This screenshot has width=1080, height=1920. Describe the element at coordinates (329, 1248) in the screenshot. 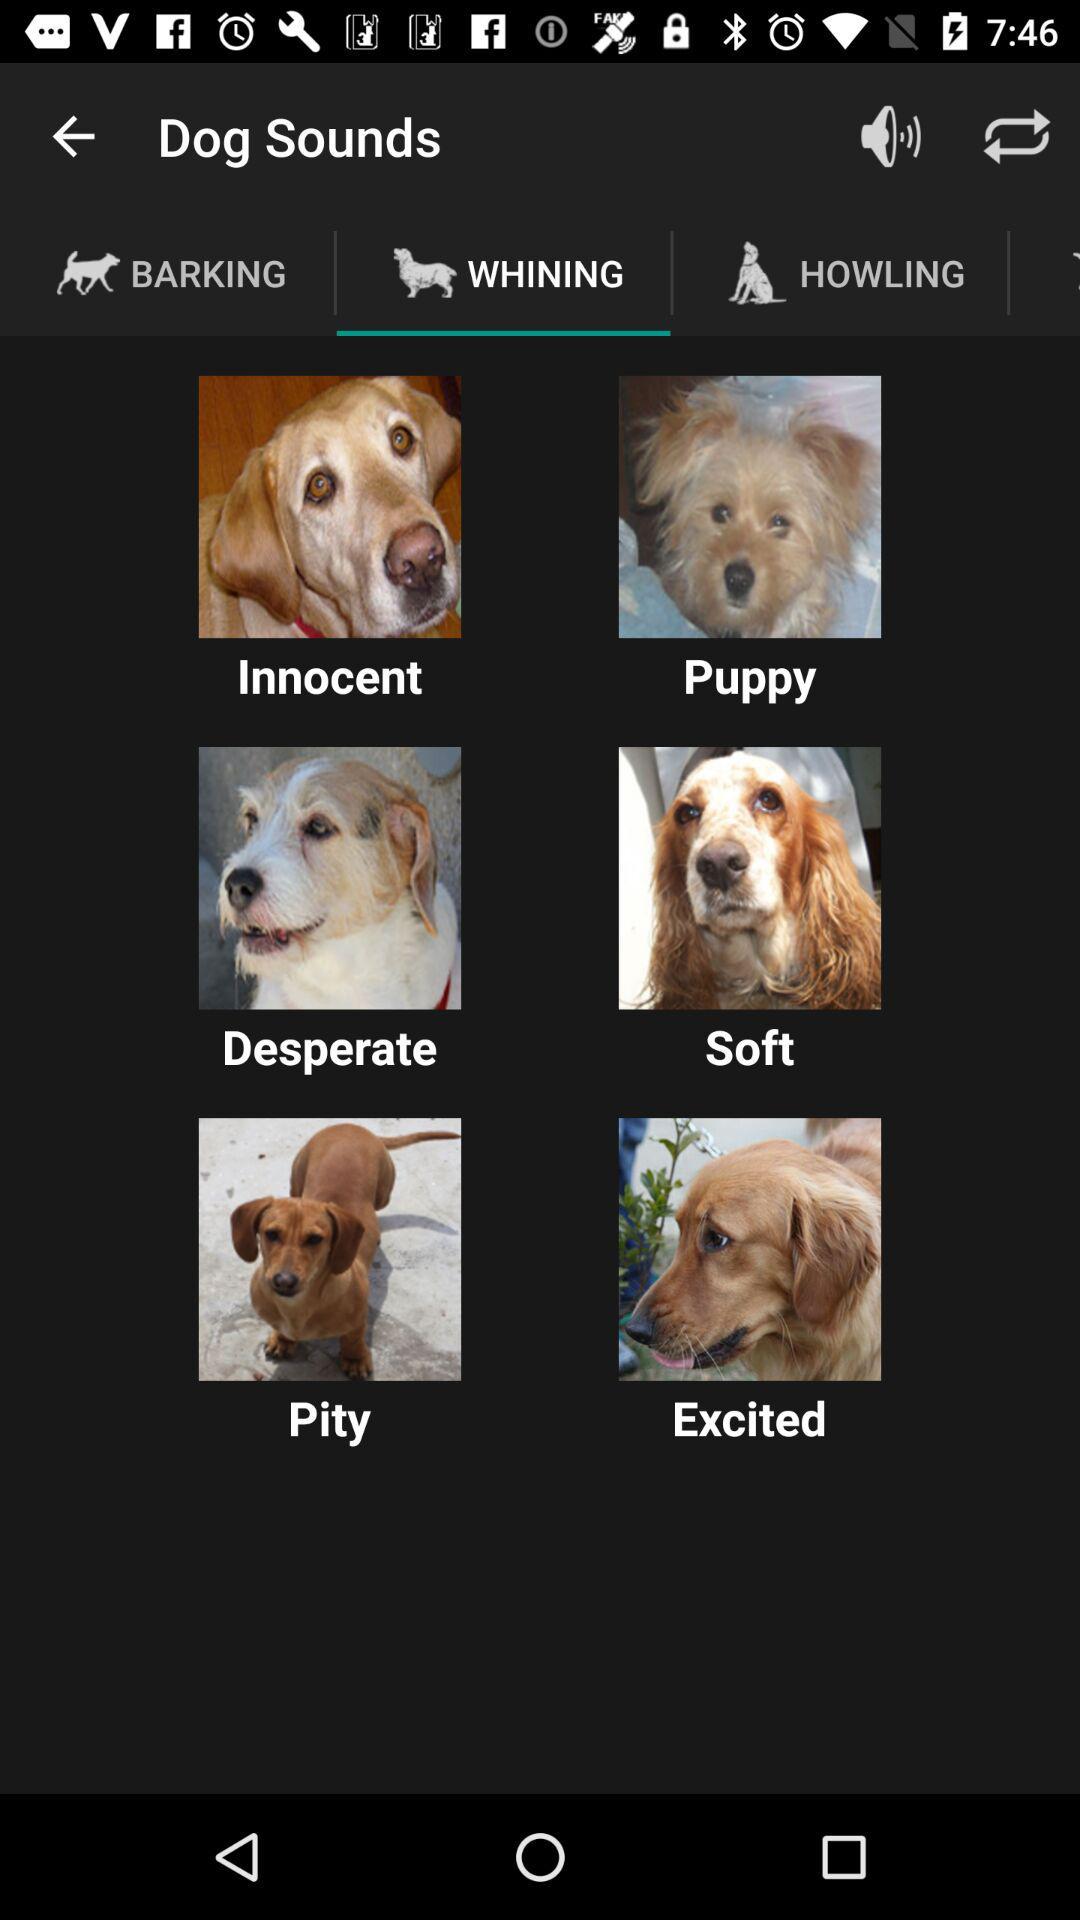

I see `a weiner god picture labeled pity` at that location.